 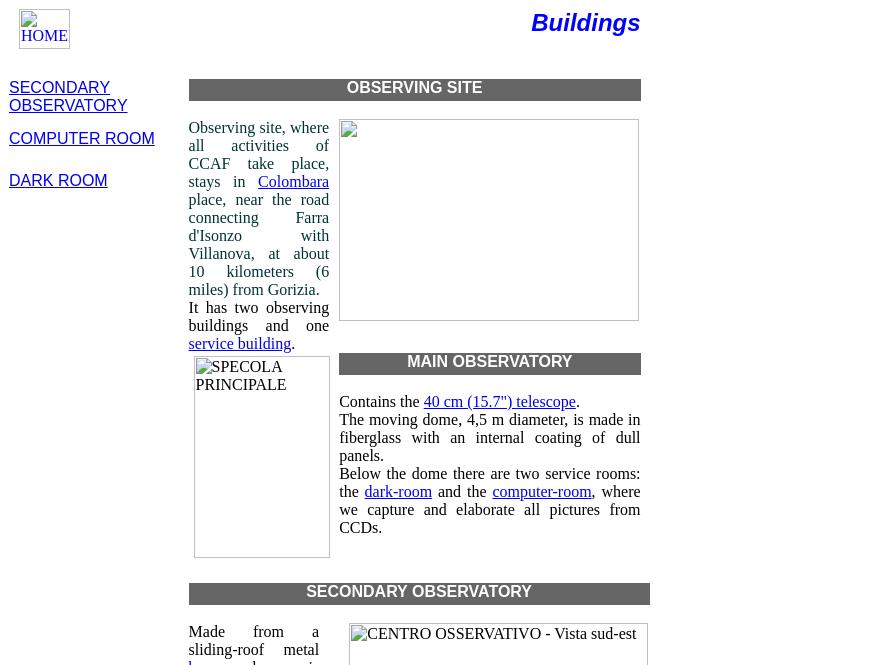 What do you see at coordinates (258, 316) in the screenshot?
I see `'It has two observing buildings and one'` at bounding box center [258, 316].